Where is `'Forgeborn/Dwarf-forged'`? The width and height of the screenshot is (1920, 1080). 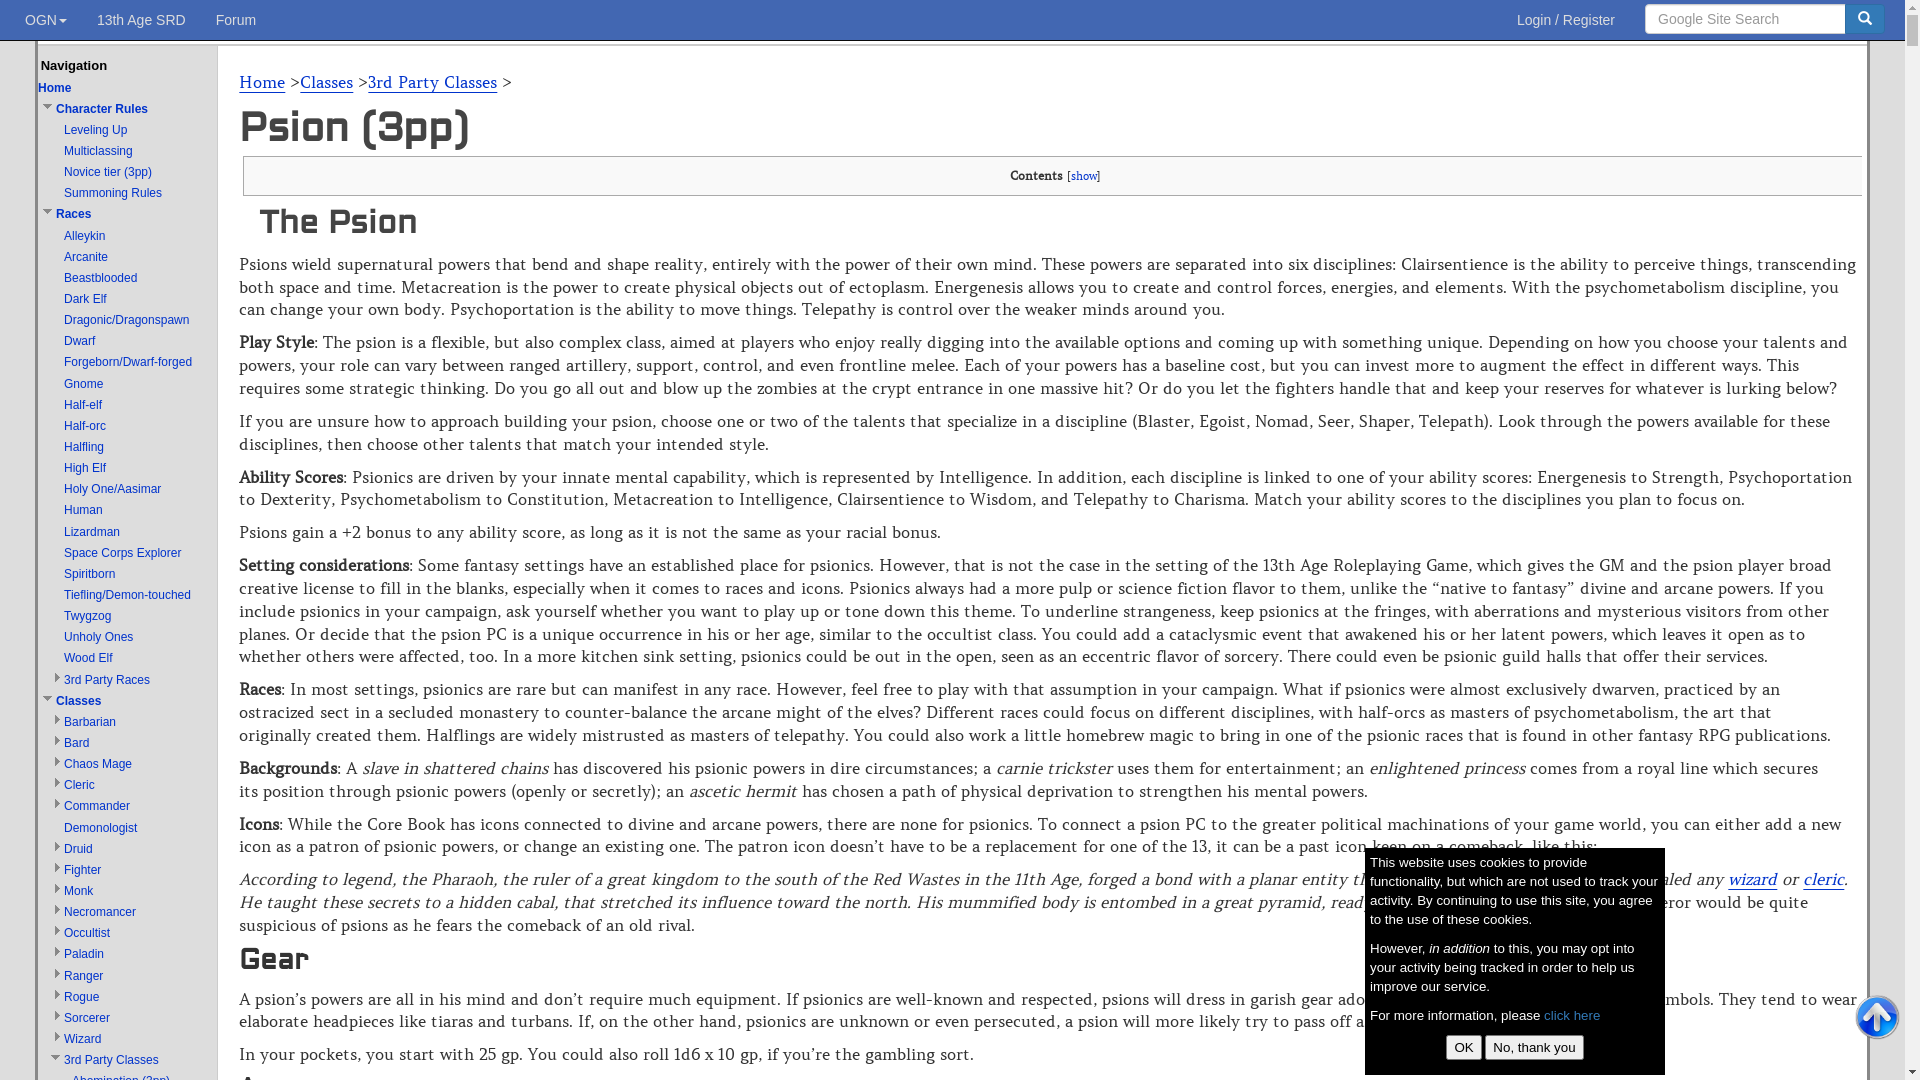
'Forgeborn/Dwarf-forged' is located at coordinates (127, 362).